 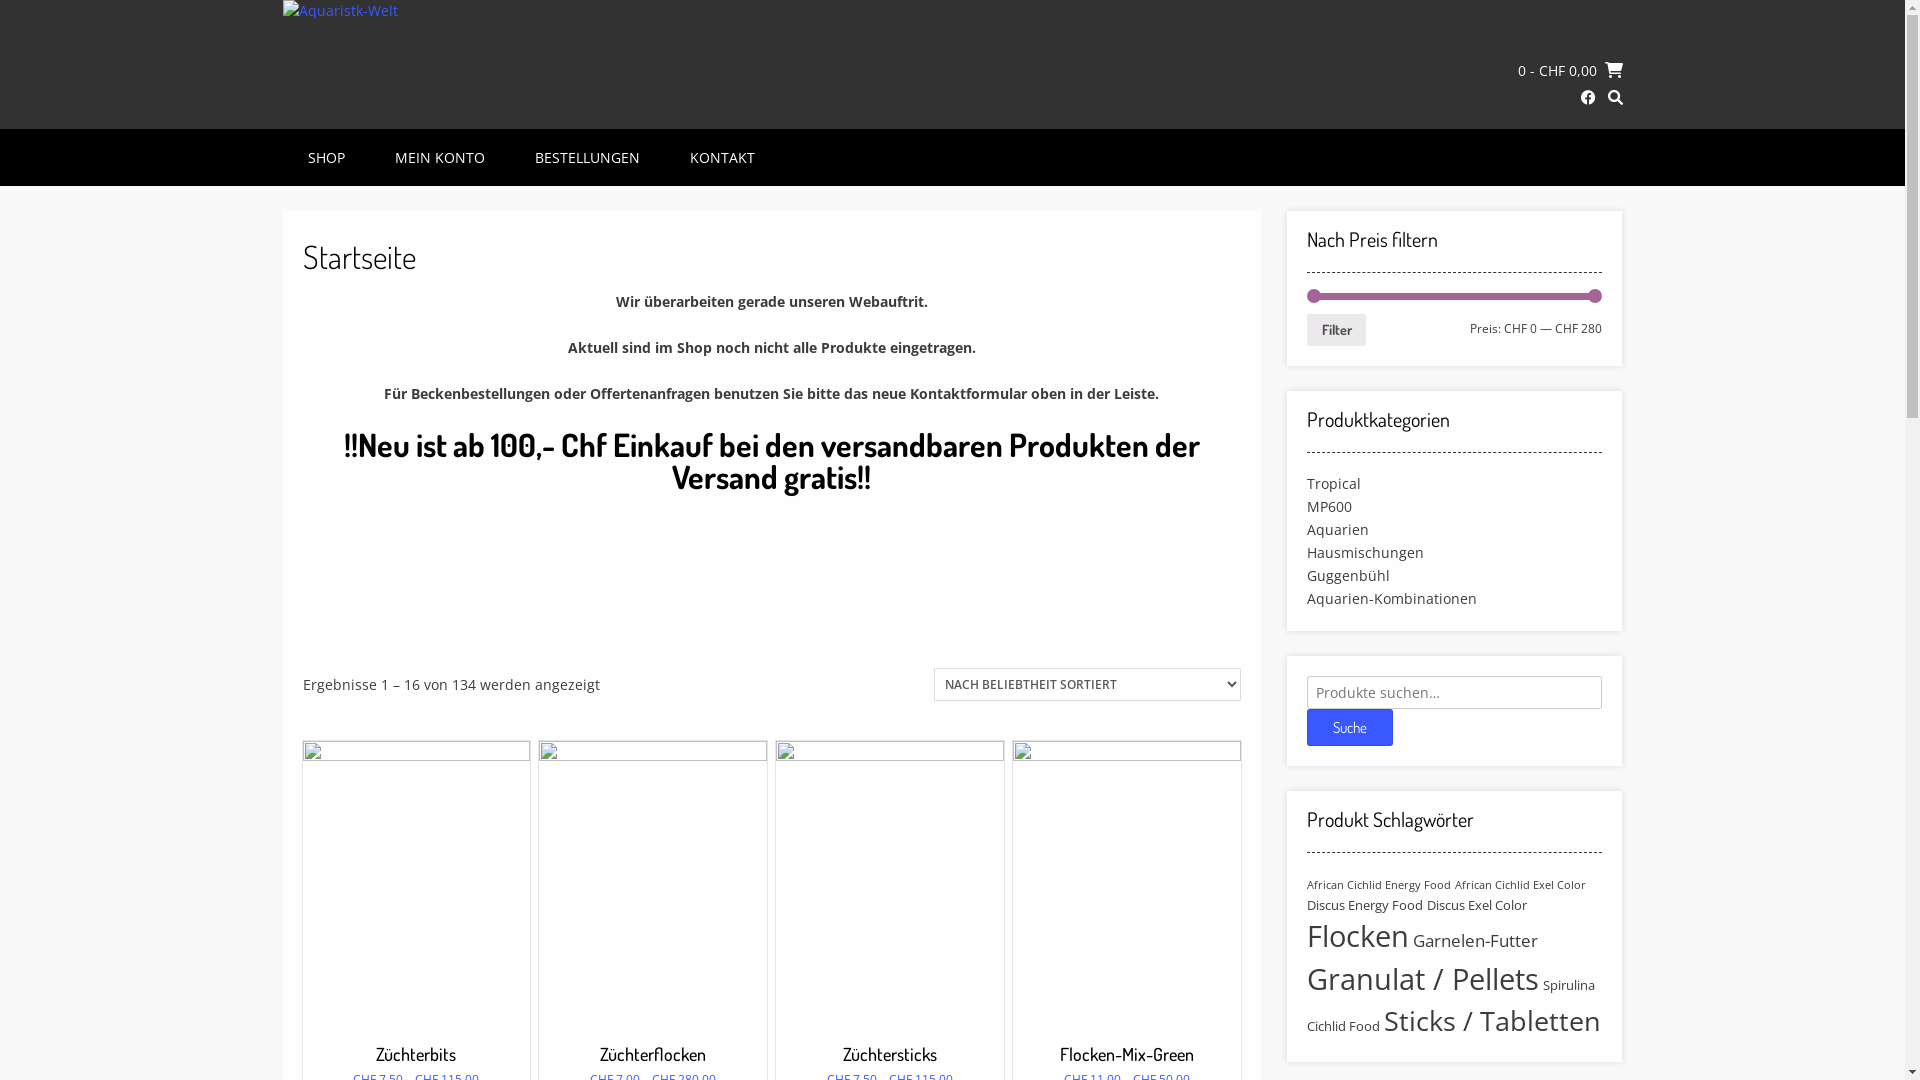 What do you see at coordinates (437, 156) in the screenshot?
I see `'MEIN KONTO'` at bounding box center [437, 156].